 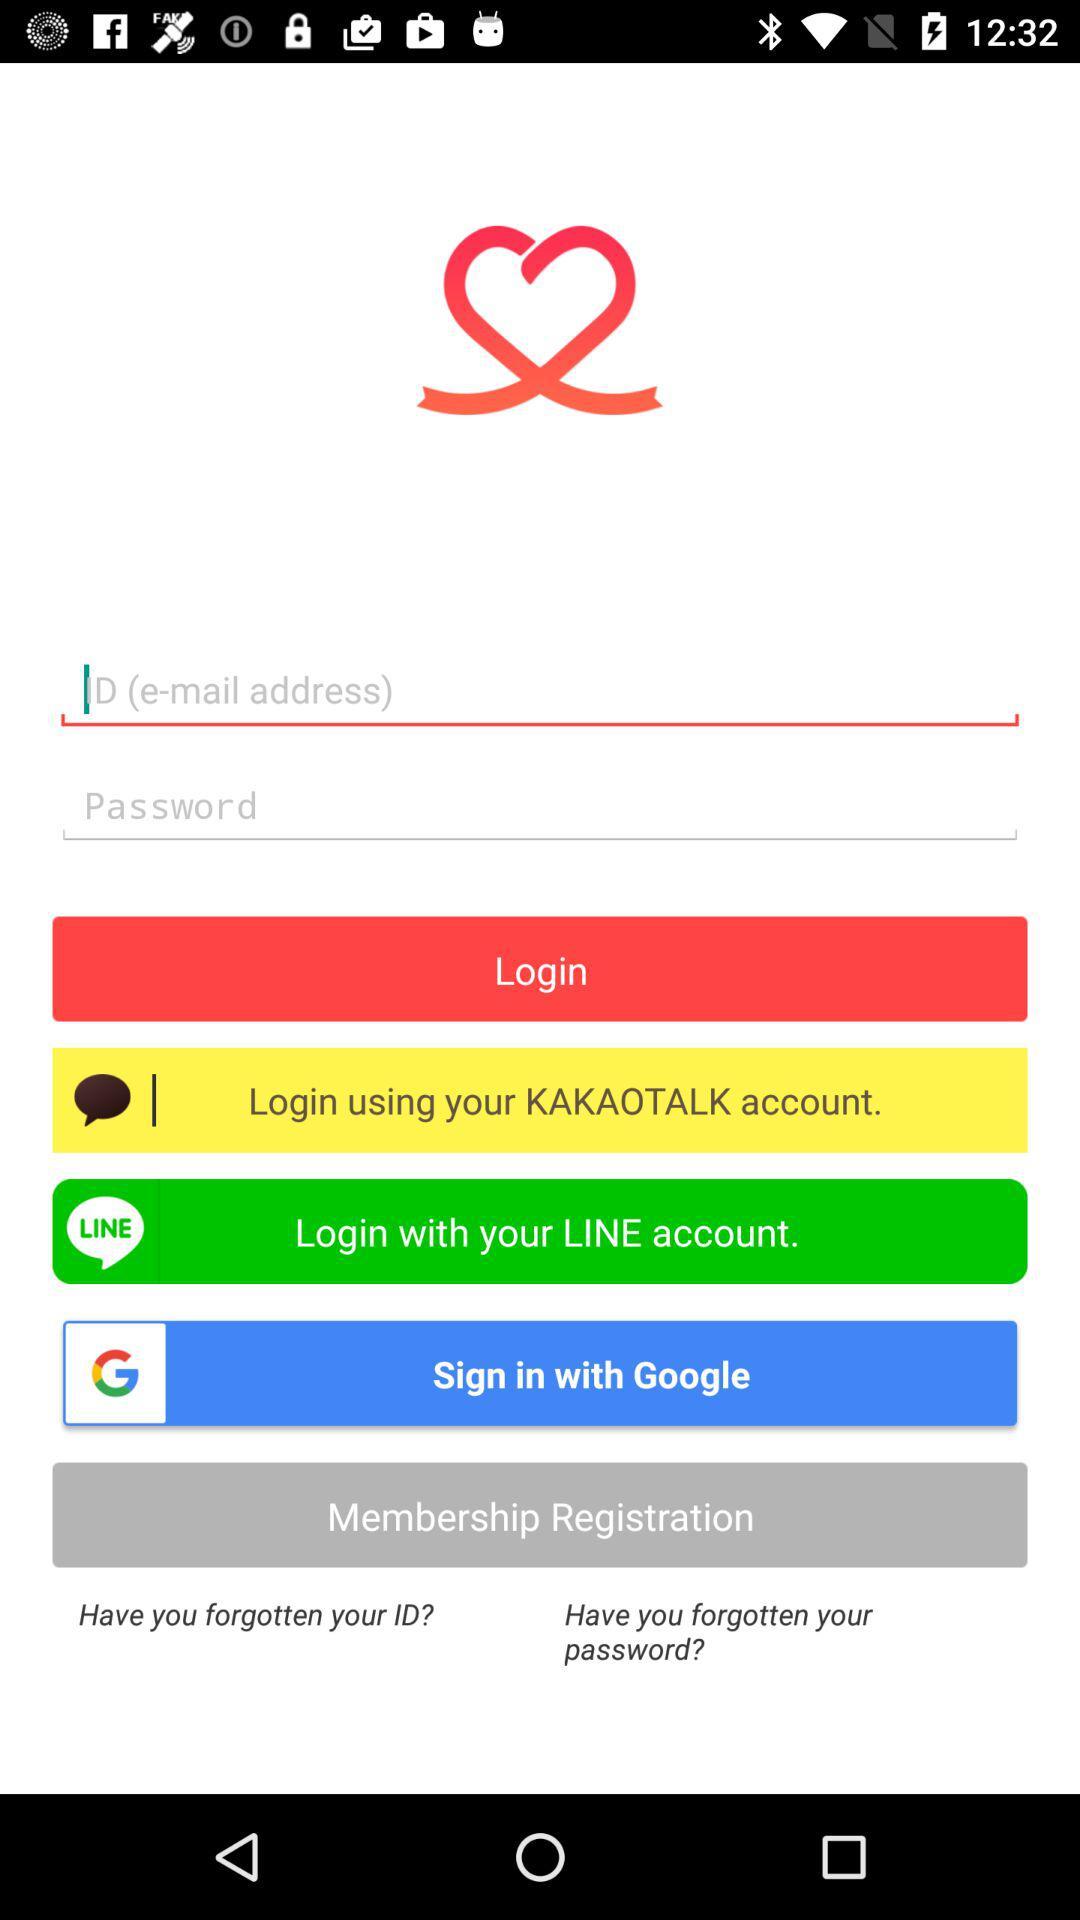 What do you see at coordinates (540, 1372) in the screenshot?
I see `the icon below login with your item` at bounding box center [540, 1372].